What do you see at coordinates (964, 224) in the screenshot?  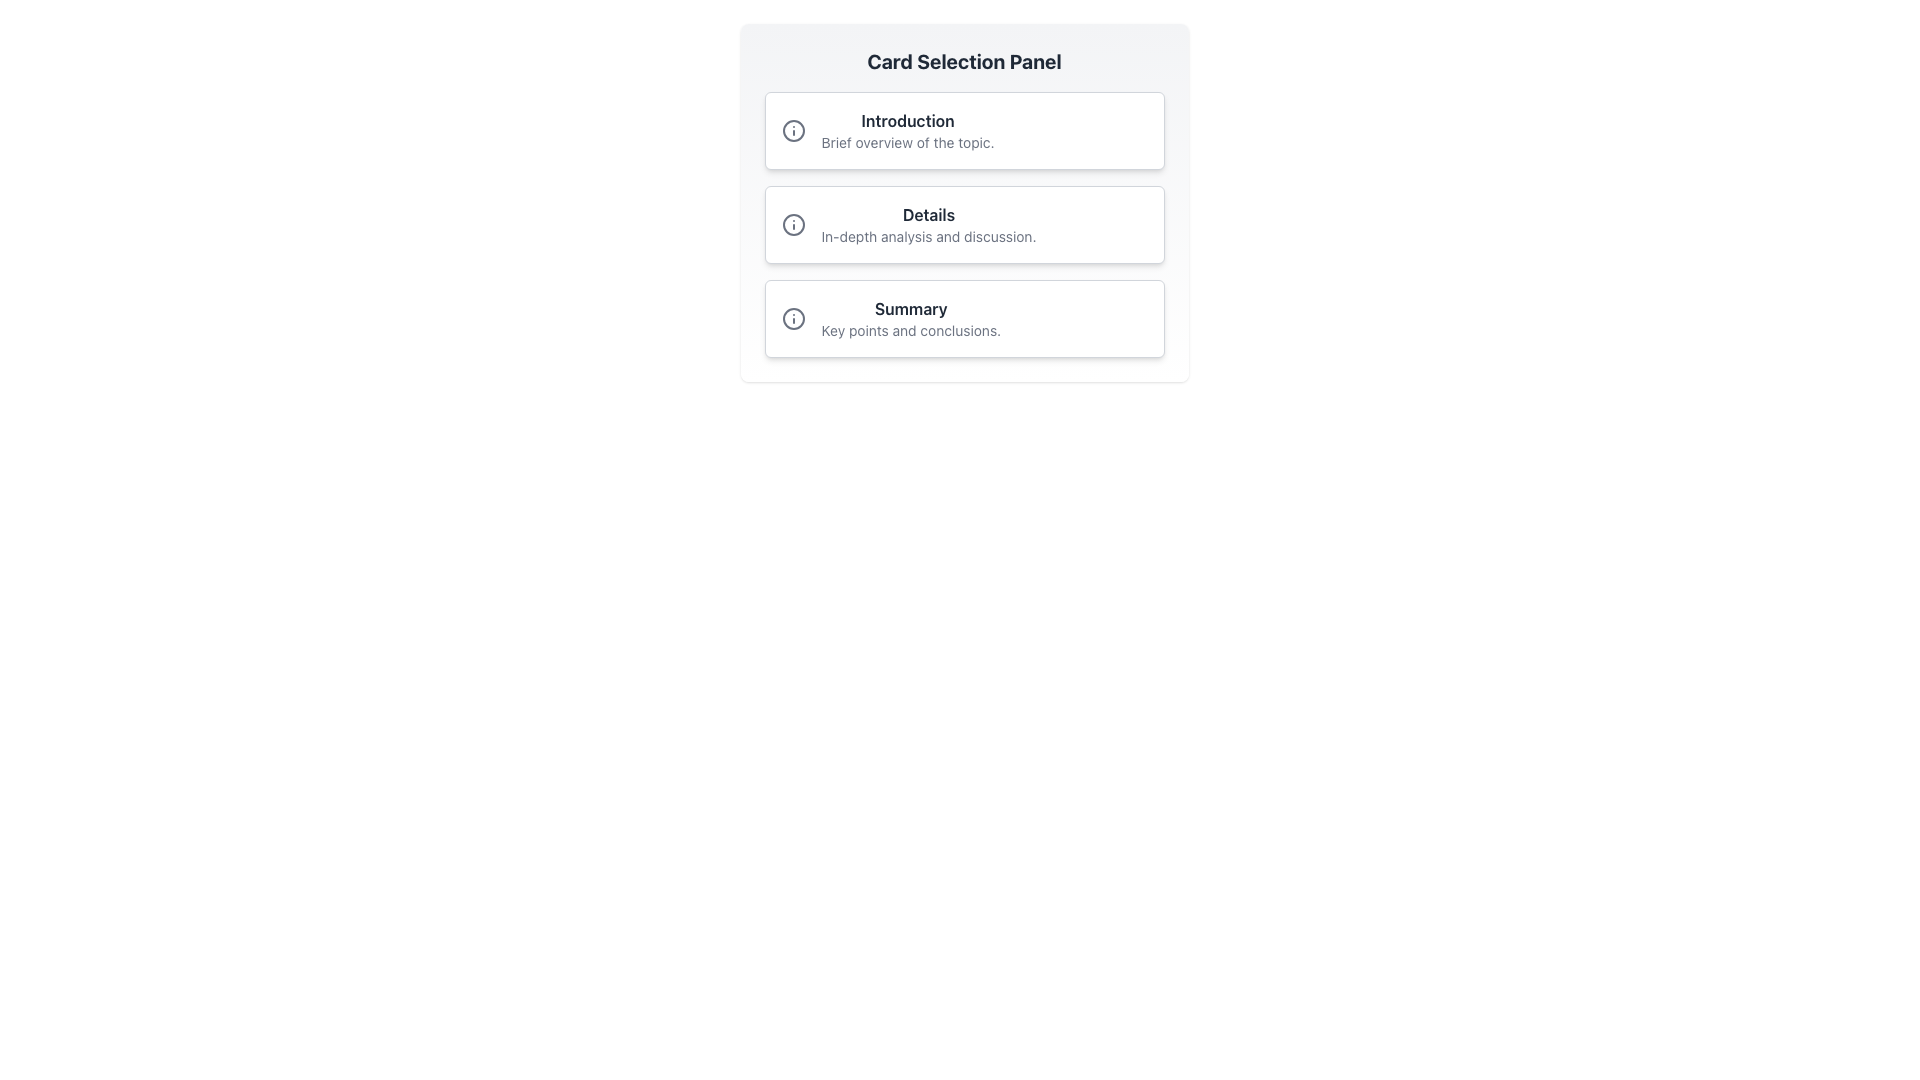 I see `on the second card labeled 'Details' which contains an information icon and provides in-depth analysis and discussion` at bounding box center [964, 224].